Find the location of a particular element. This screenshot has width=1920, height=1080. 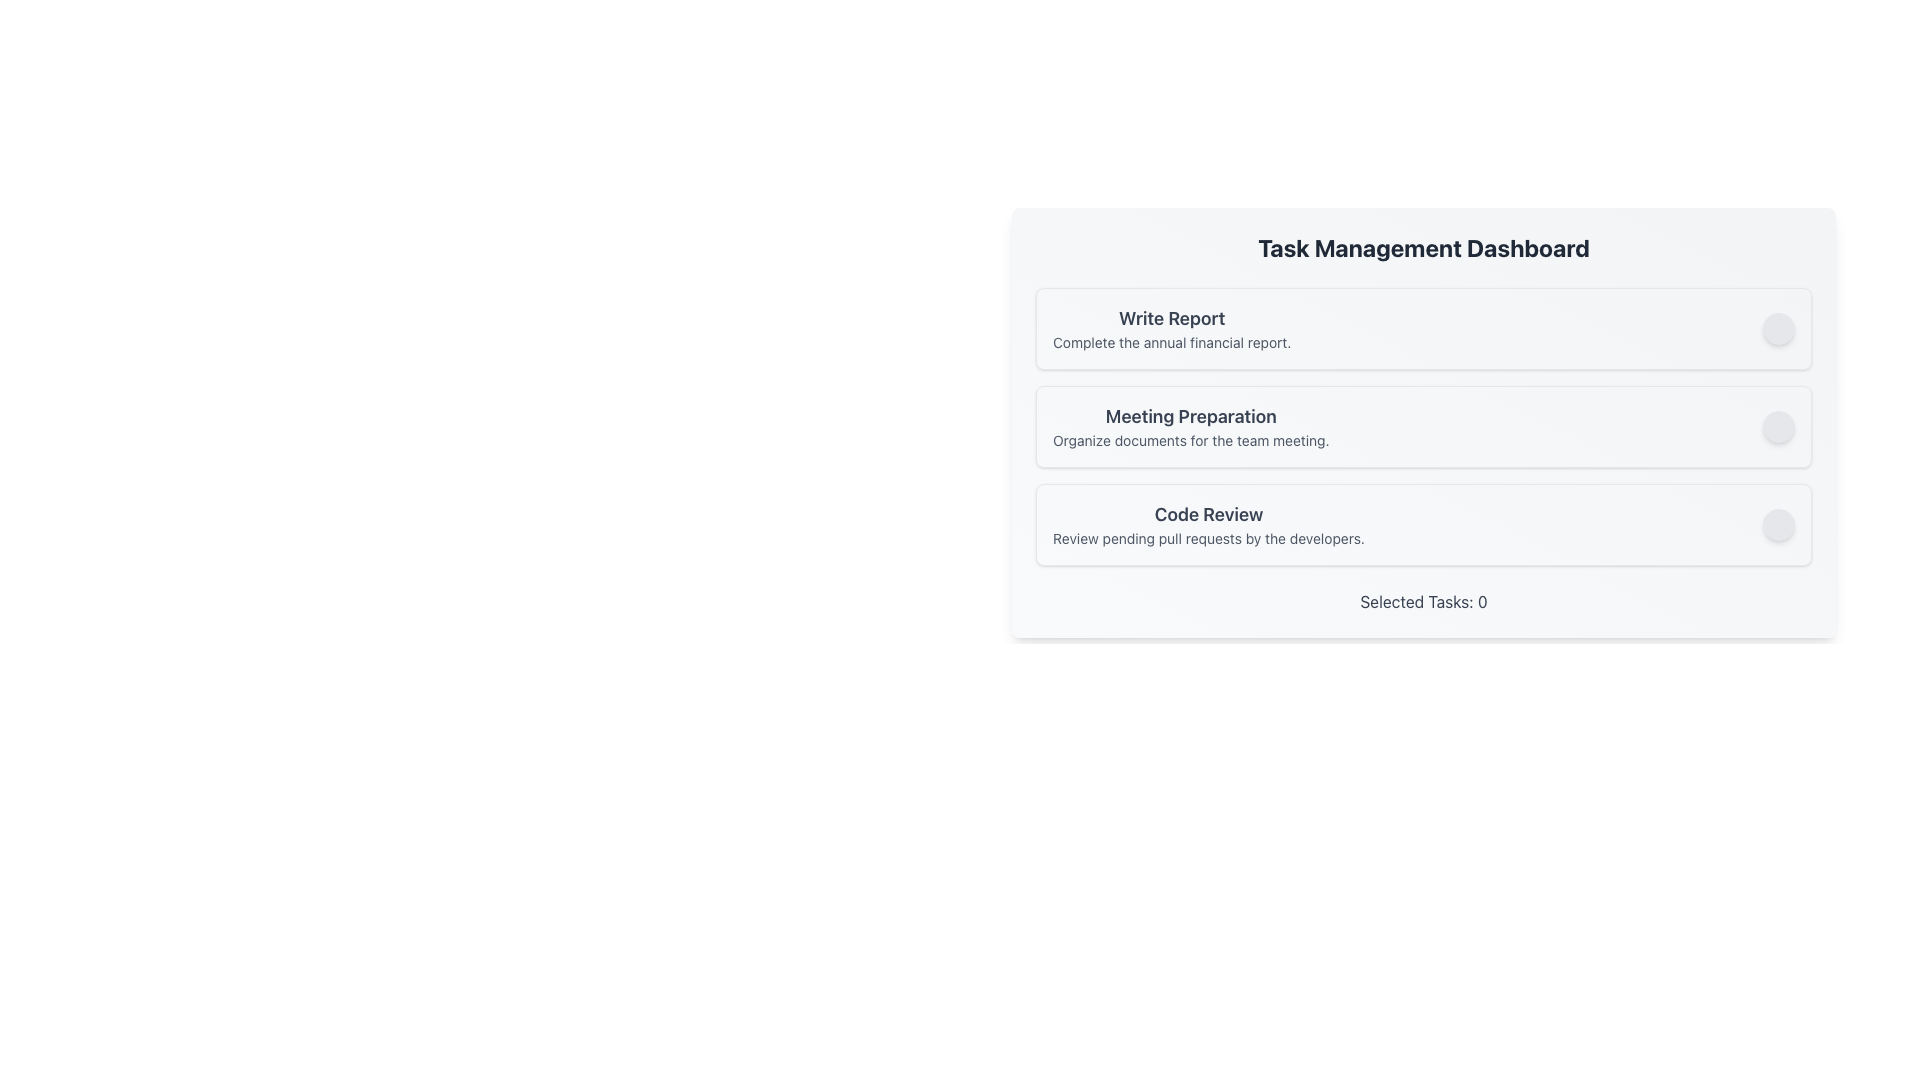

the static text providing additional information for the 'Code Review' task located below the 'Code Review' header in the third task panel is located at coordinates (1208, 538).